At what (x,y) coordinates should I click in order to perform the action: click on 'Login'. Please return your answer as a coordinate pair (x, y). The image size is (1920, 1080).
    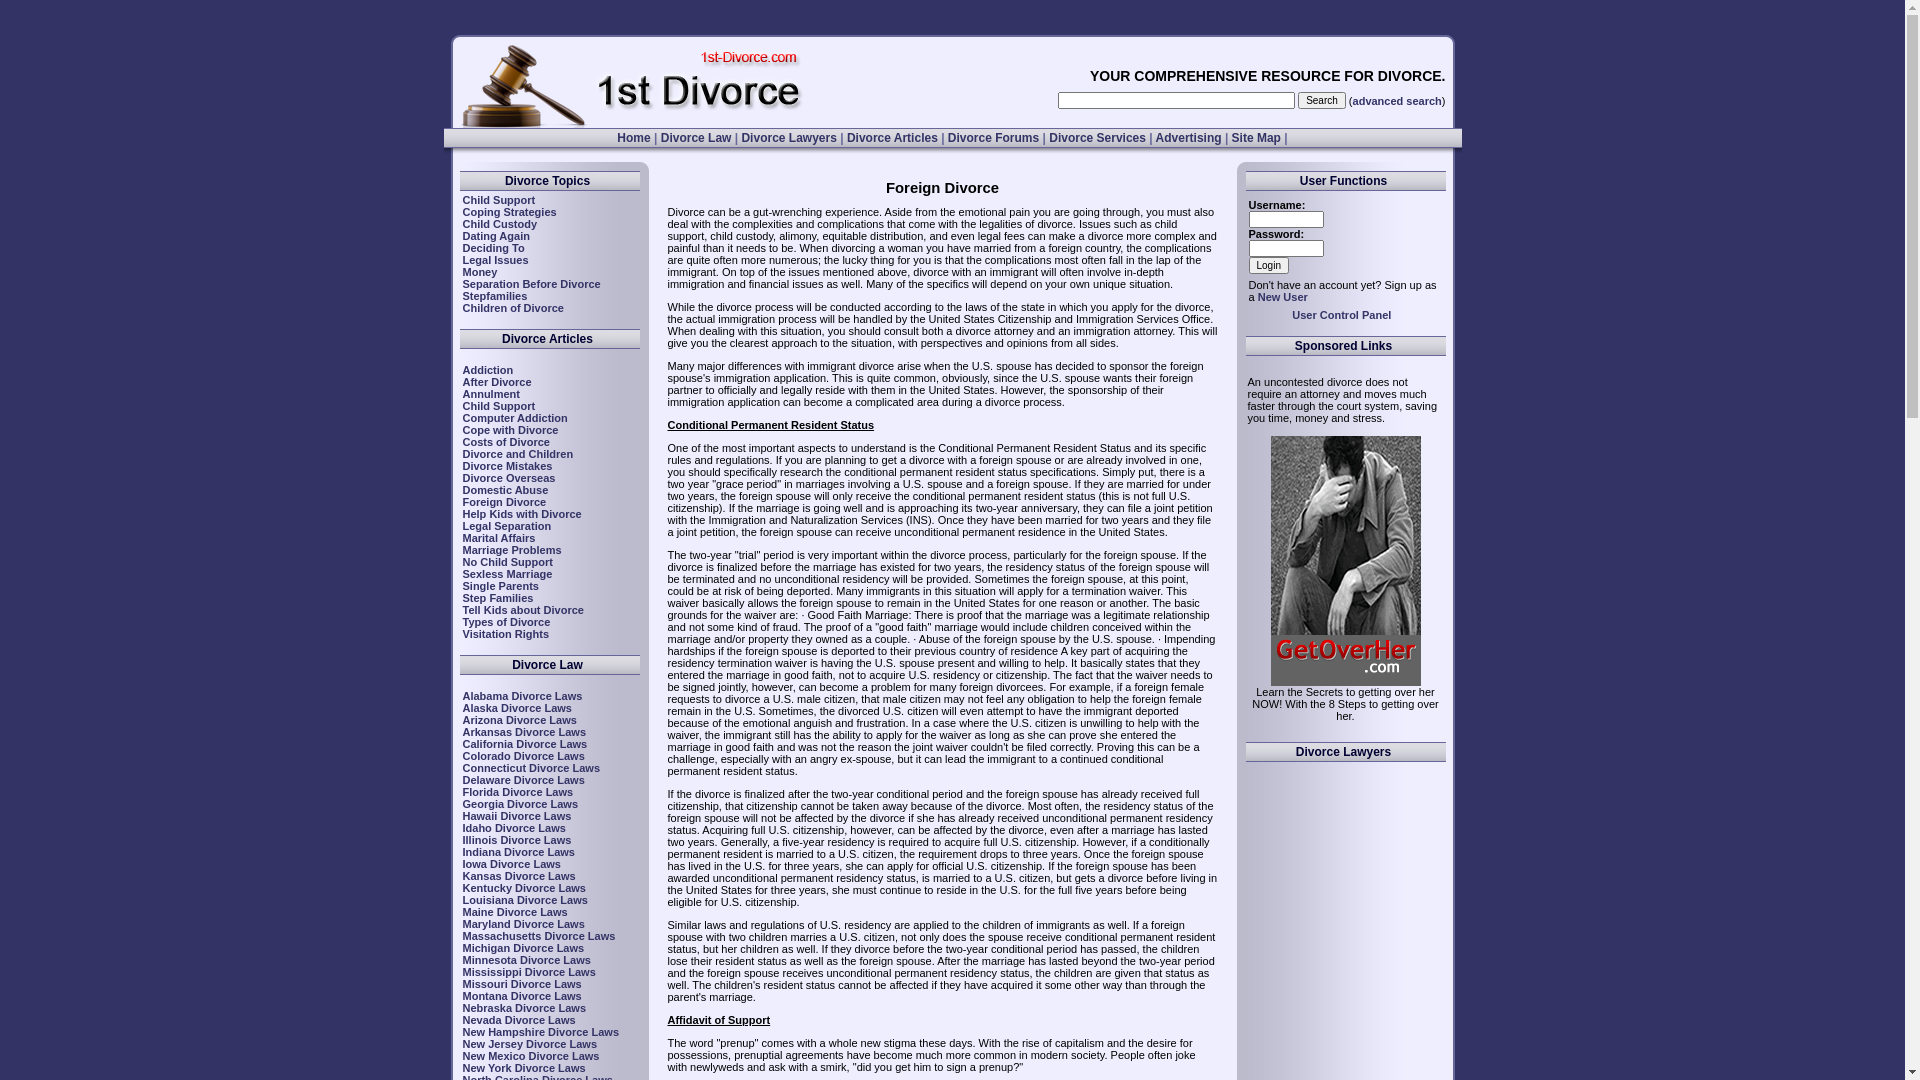
    Looking at the image, I should click on (1266, 264).